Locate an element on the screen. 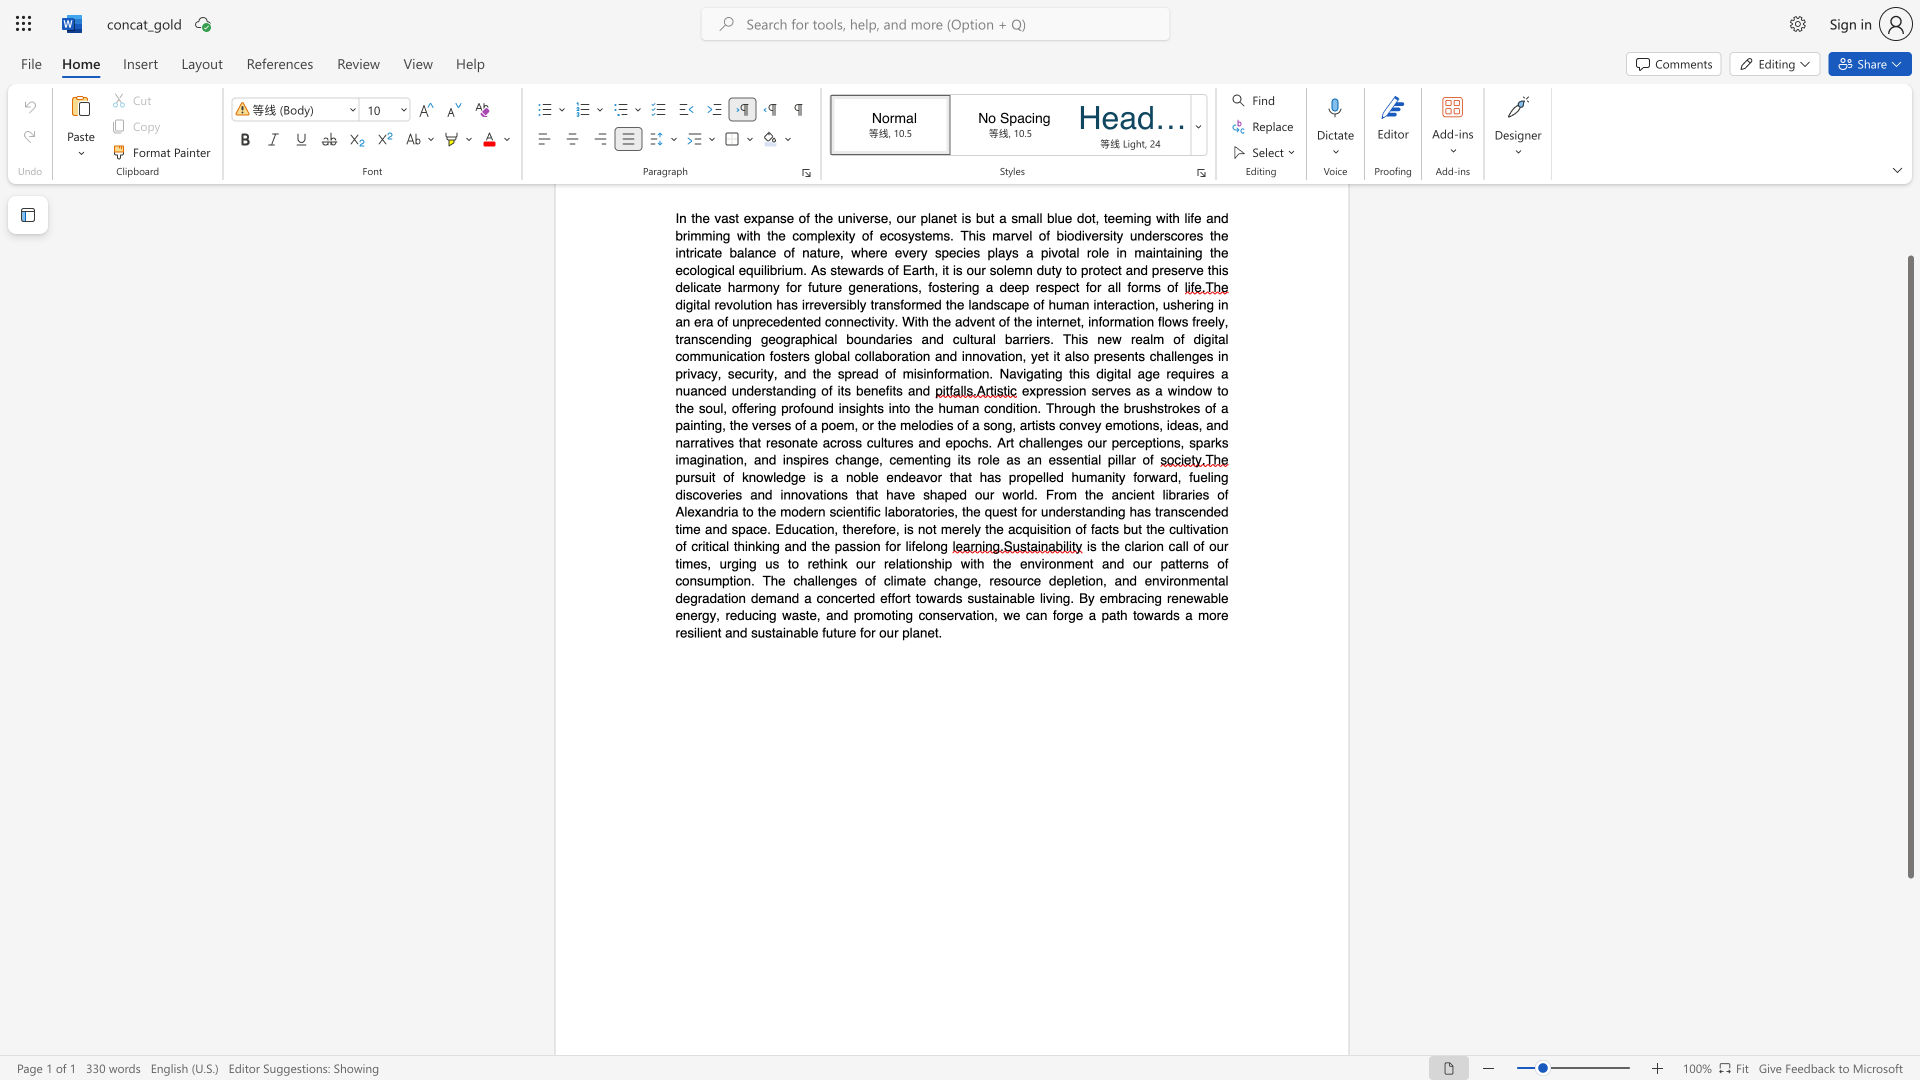  the scrollbar and move down 120 pixels is located at coordinates (1909, 567).